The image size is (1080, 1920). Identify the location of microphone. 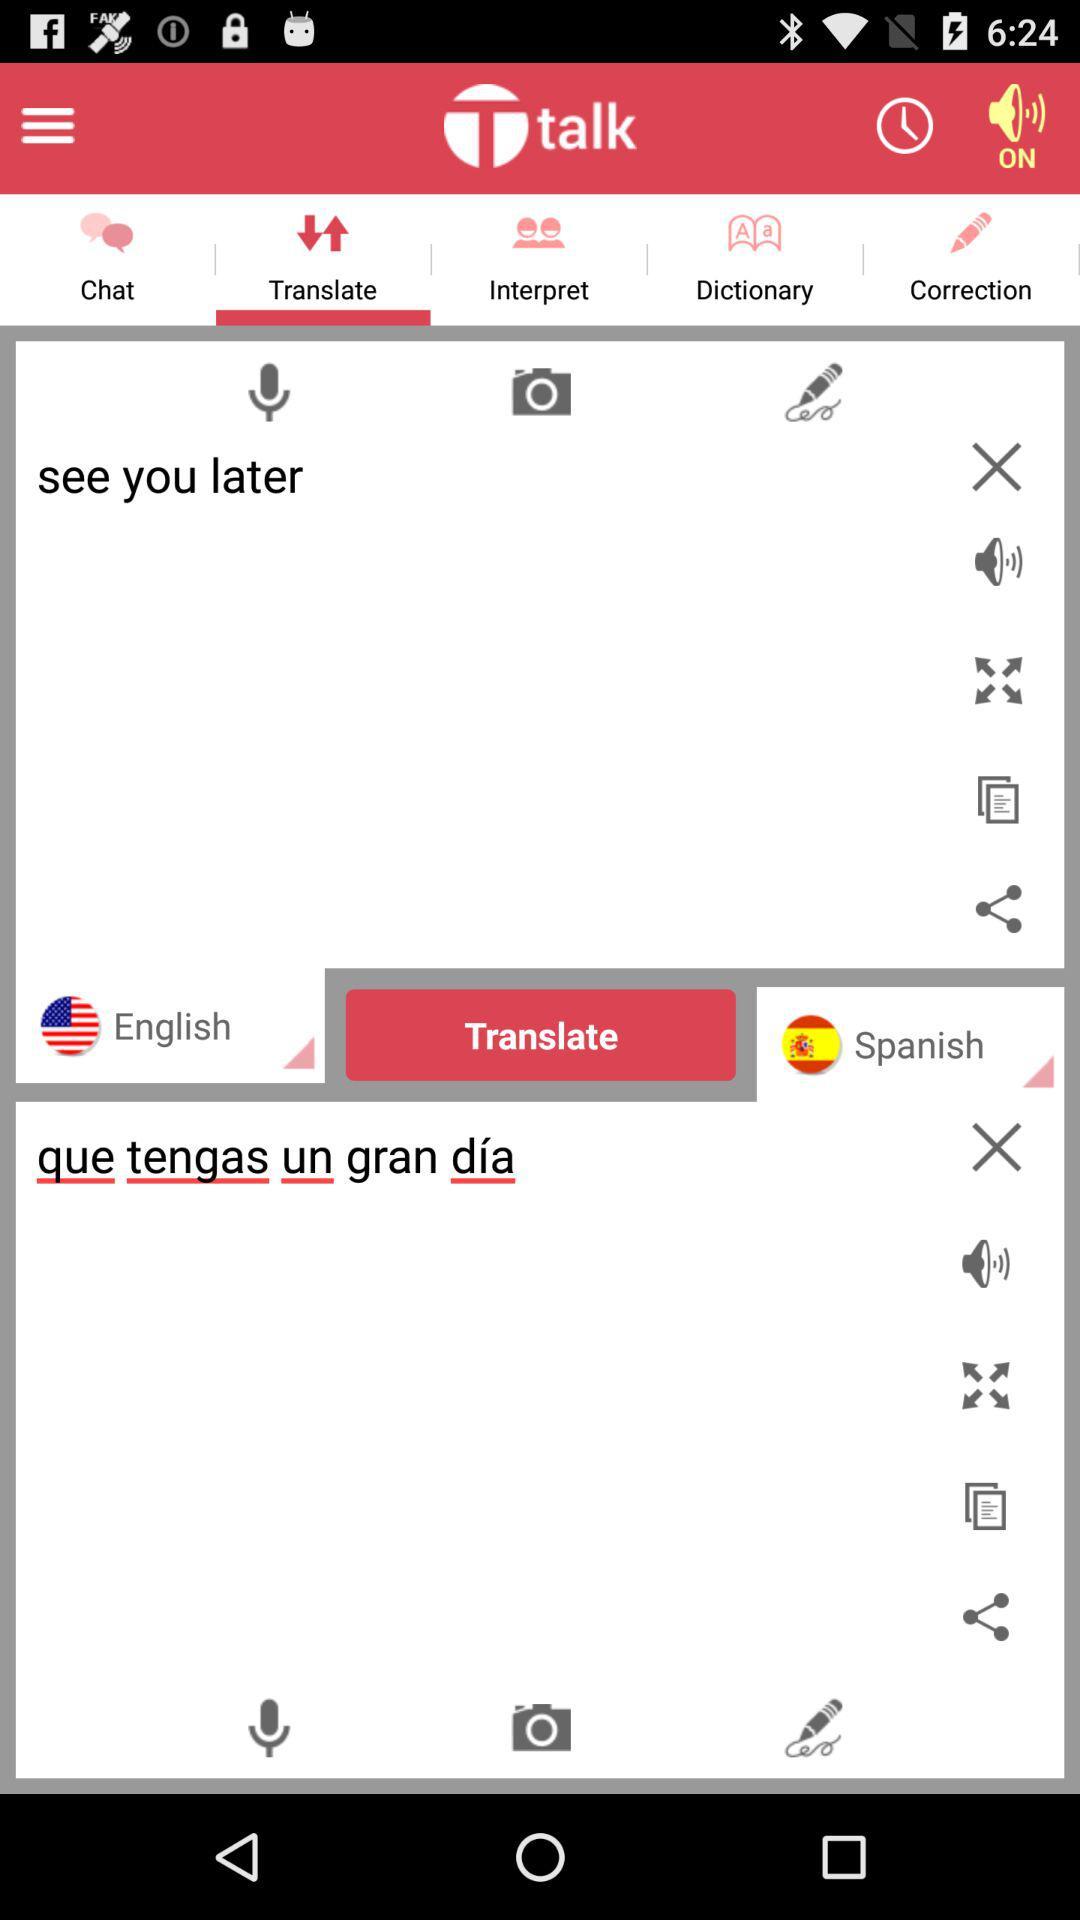
(267, 391).